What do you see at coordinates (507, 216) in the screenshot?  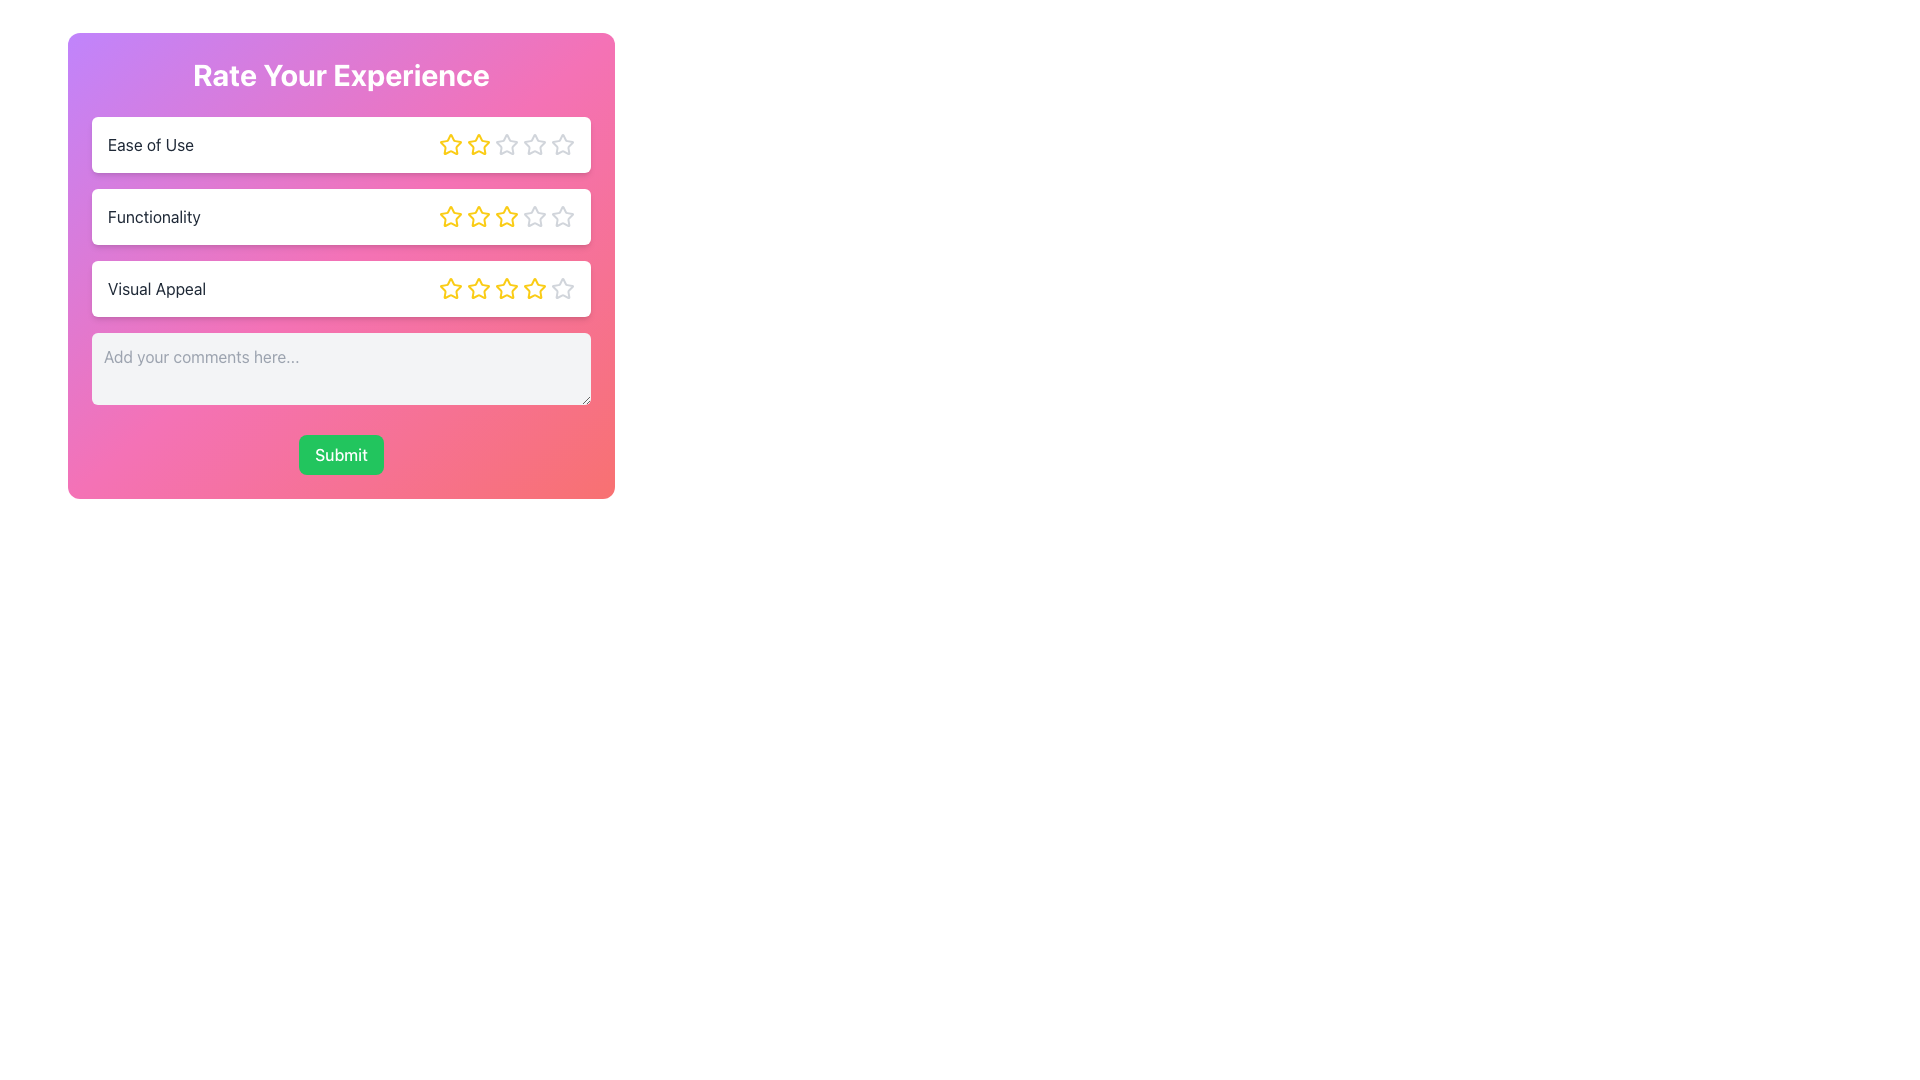 I see `the fourth yellow star icon in the 'Functionality' row of the 'Rate Your Experience' section` at bounding box center [507, 216].